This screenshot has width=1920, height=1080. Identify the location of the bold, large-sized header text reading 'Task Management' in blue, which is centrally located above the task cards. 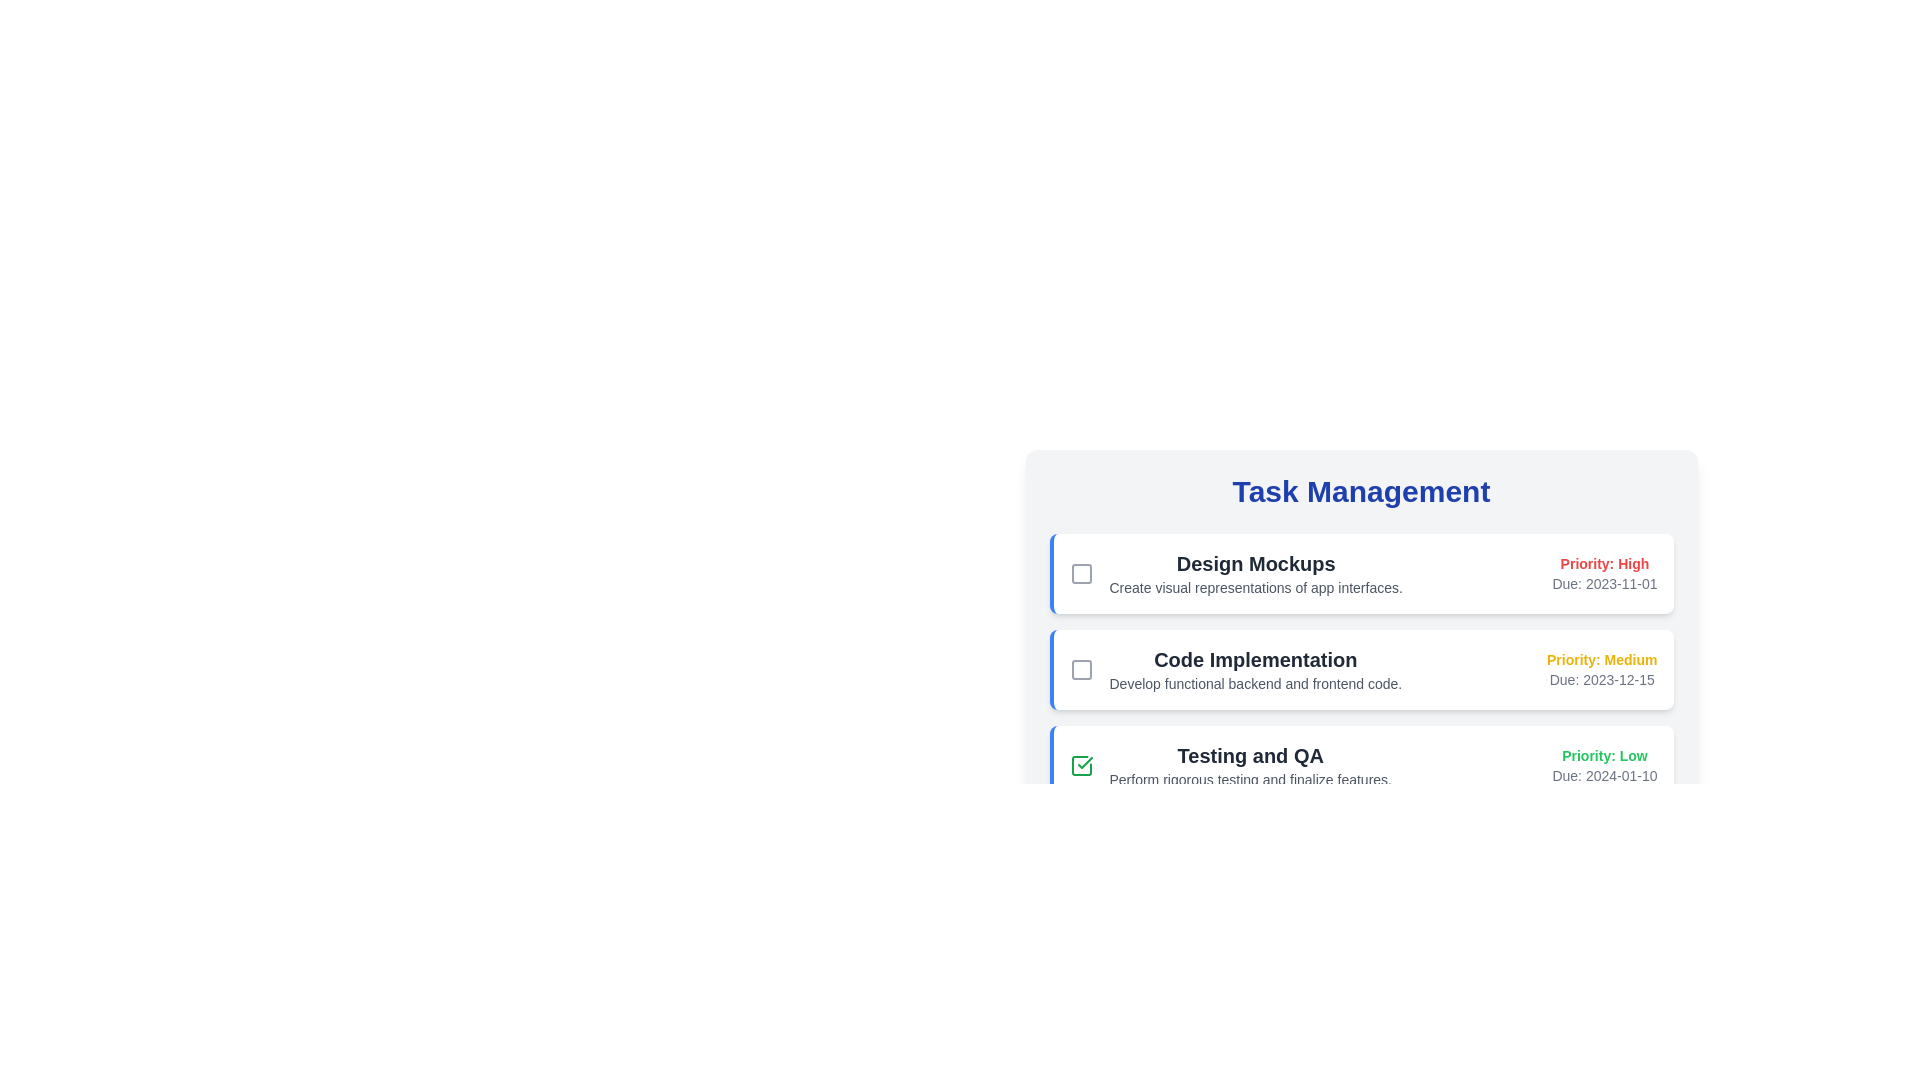
(1360, 492).